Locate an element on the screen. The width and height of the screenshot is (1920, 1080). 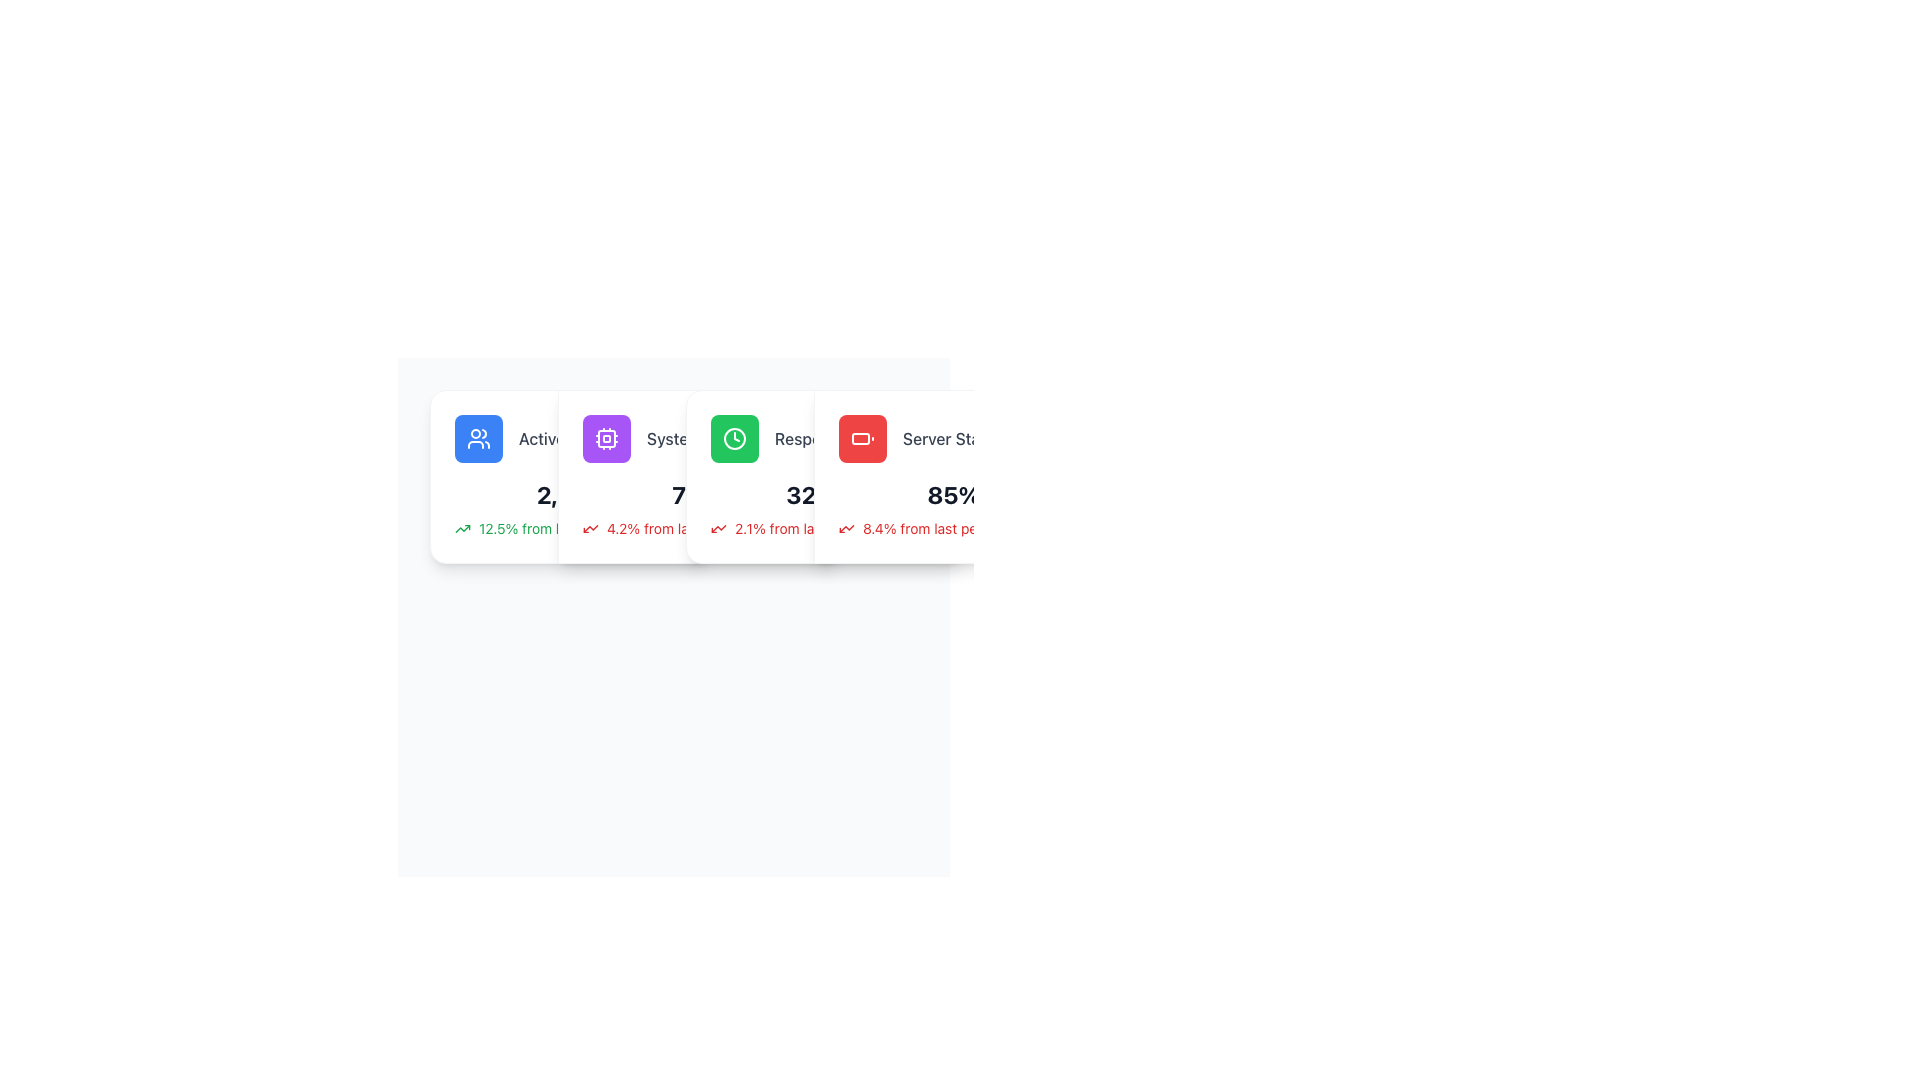
the Text Label displaying '4.2% from last period' styled in red, positioned at the bottom of the group card under the value '7' is located at coordinates (676, 527).